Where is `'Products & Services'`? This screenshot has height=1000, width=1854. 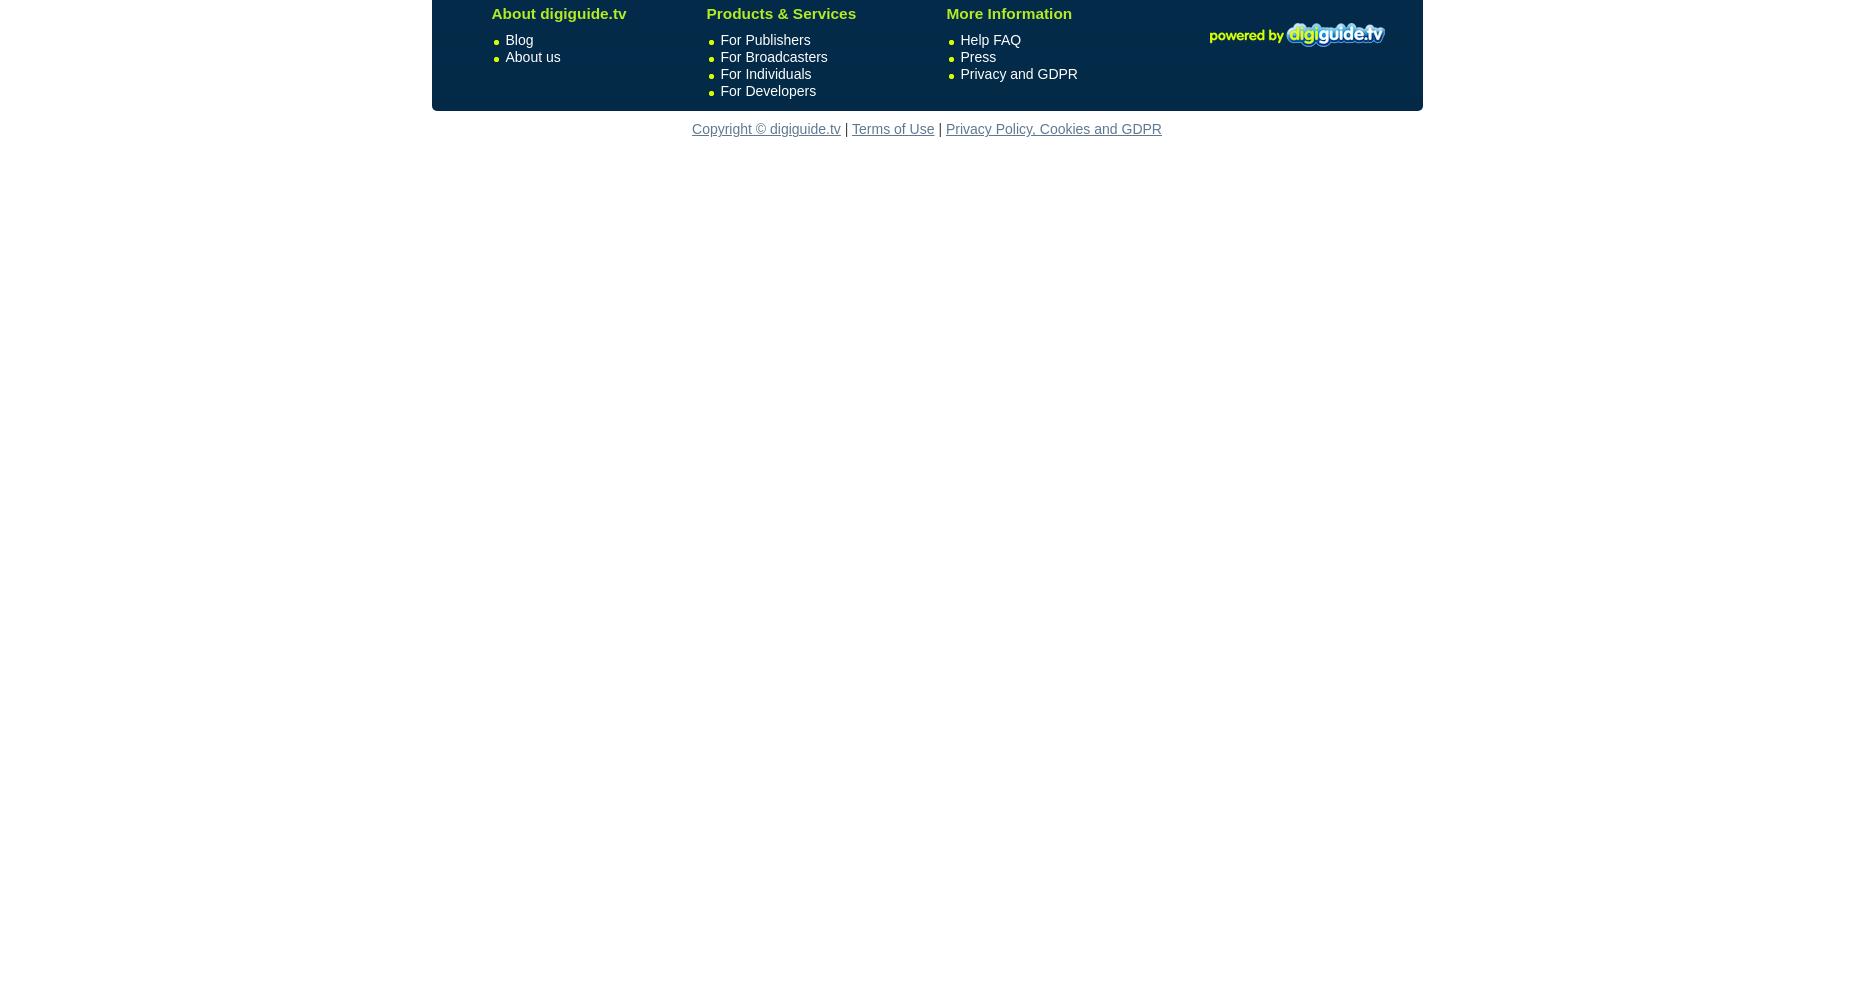
'Products & Services' is located at coordinates (781, 12).